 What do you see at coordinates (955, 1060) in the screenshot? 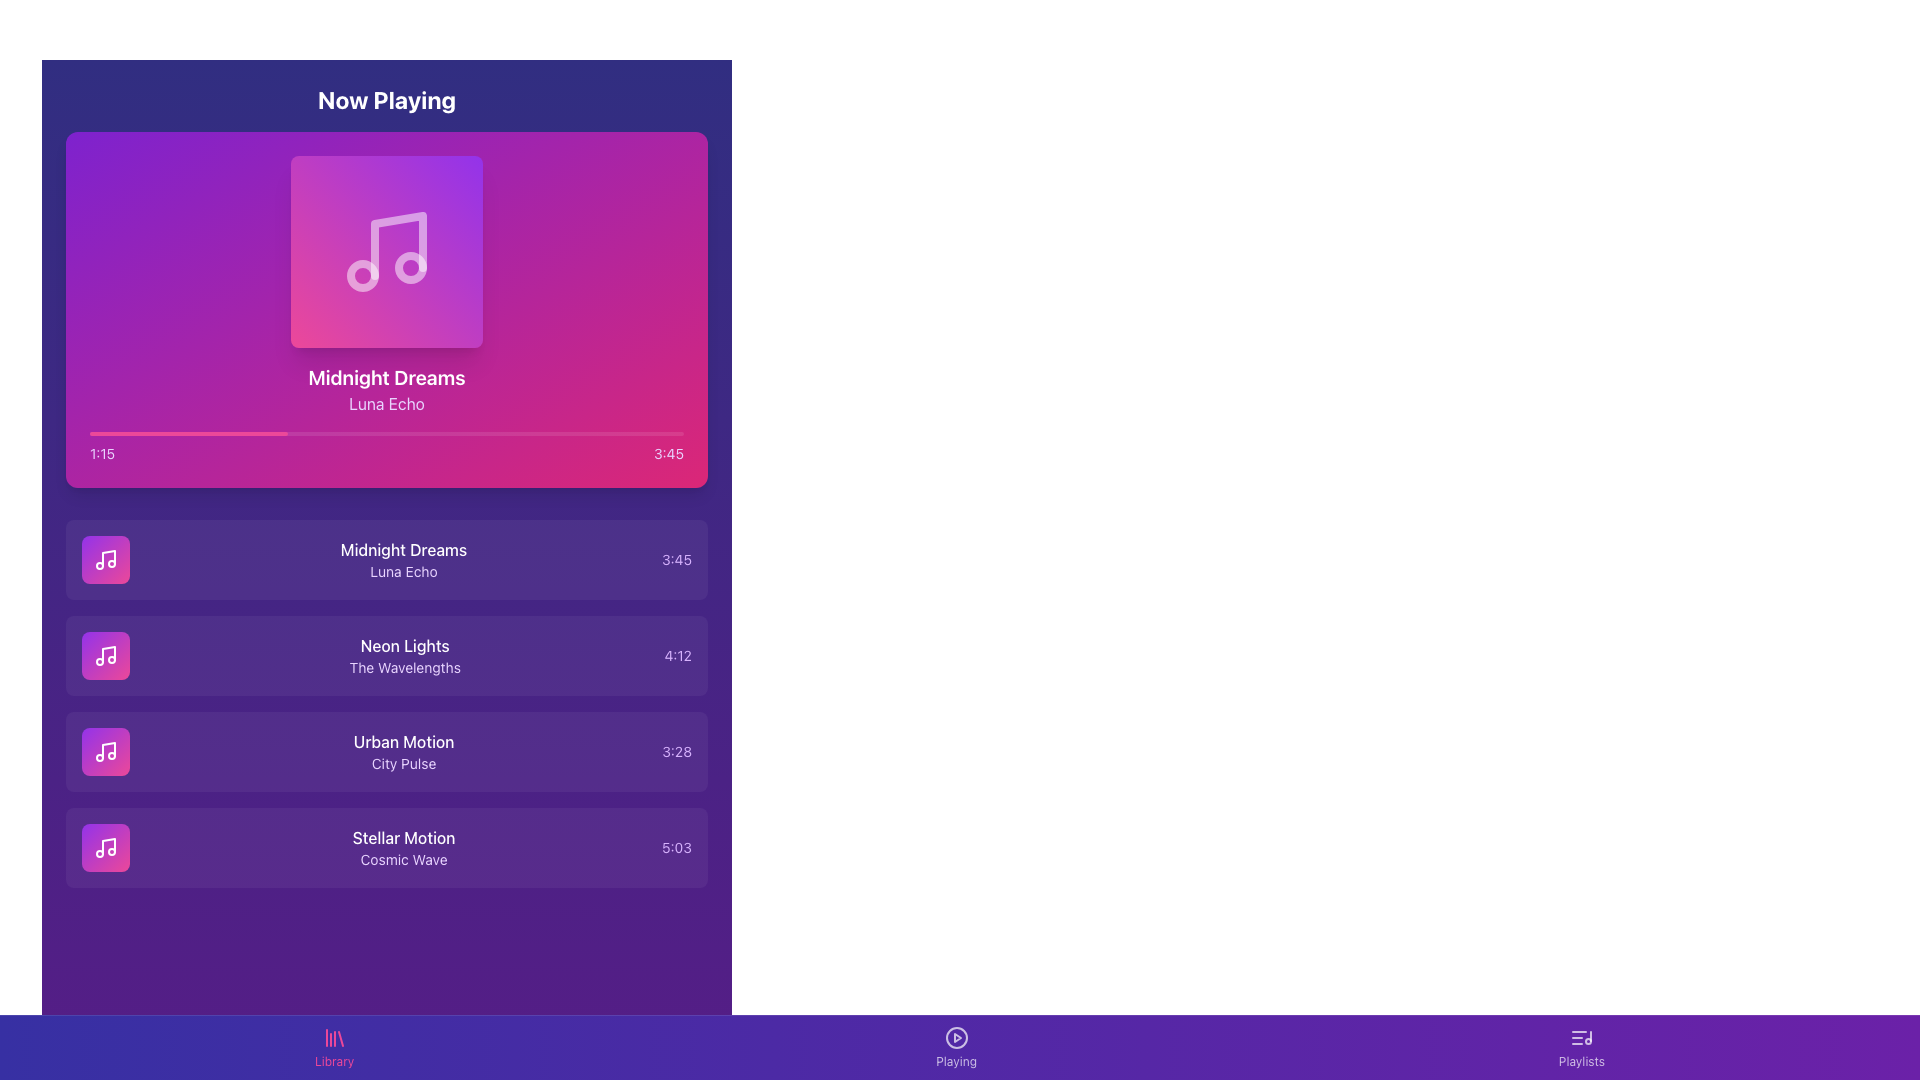
I see `the static text label displaying 'Playing' in lowercase letters, which is styled in a muted white color and located below the circular play button icon` at bounding box center [955, 1060].